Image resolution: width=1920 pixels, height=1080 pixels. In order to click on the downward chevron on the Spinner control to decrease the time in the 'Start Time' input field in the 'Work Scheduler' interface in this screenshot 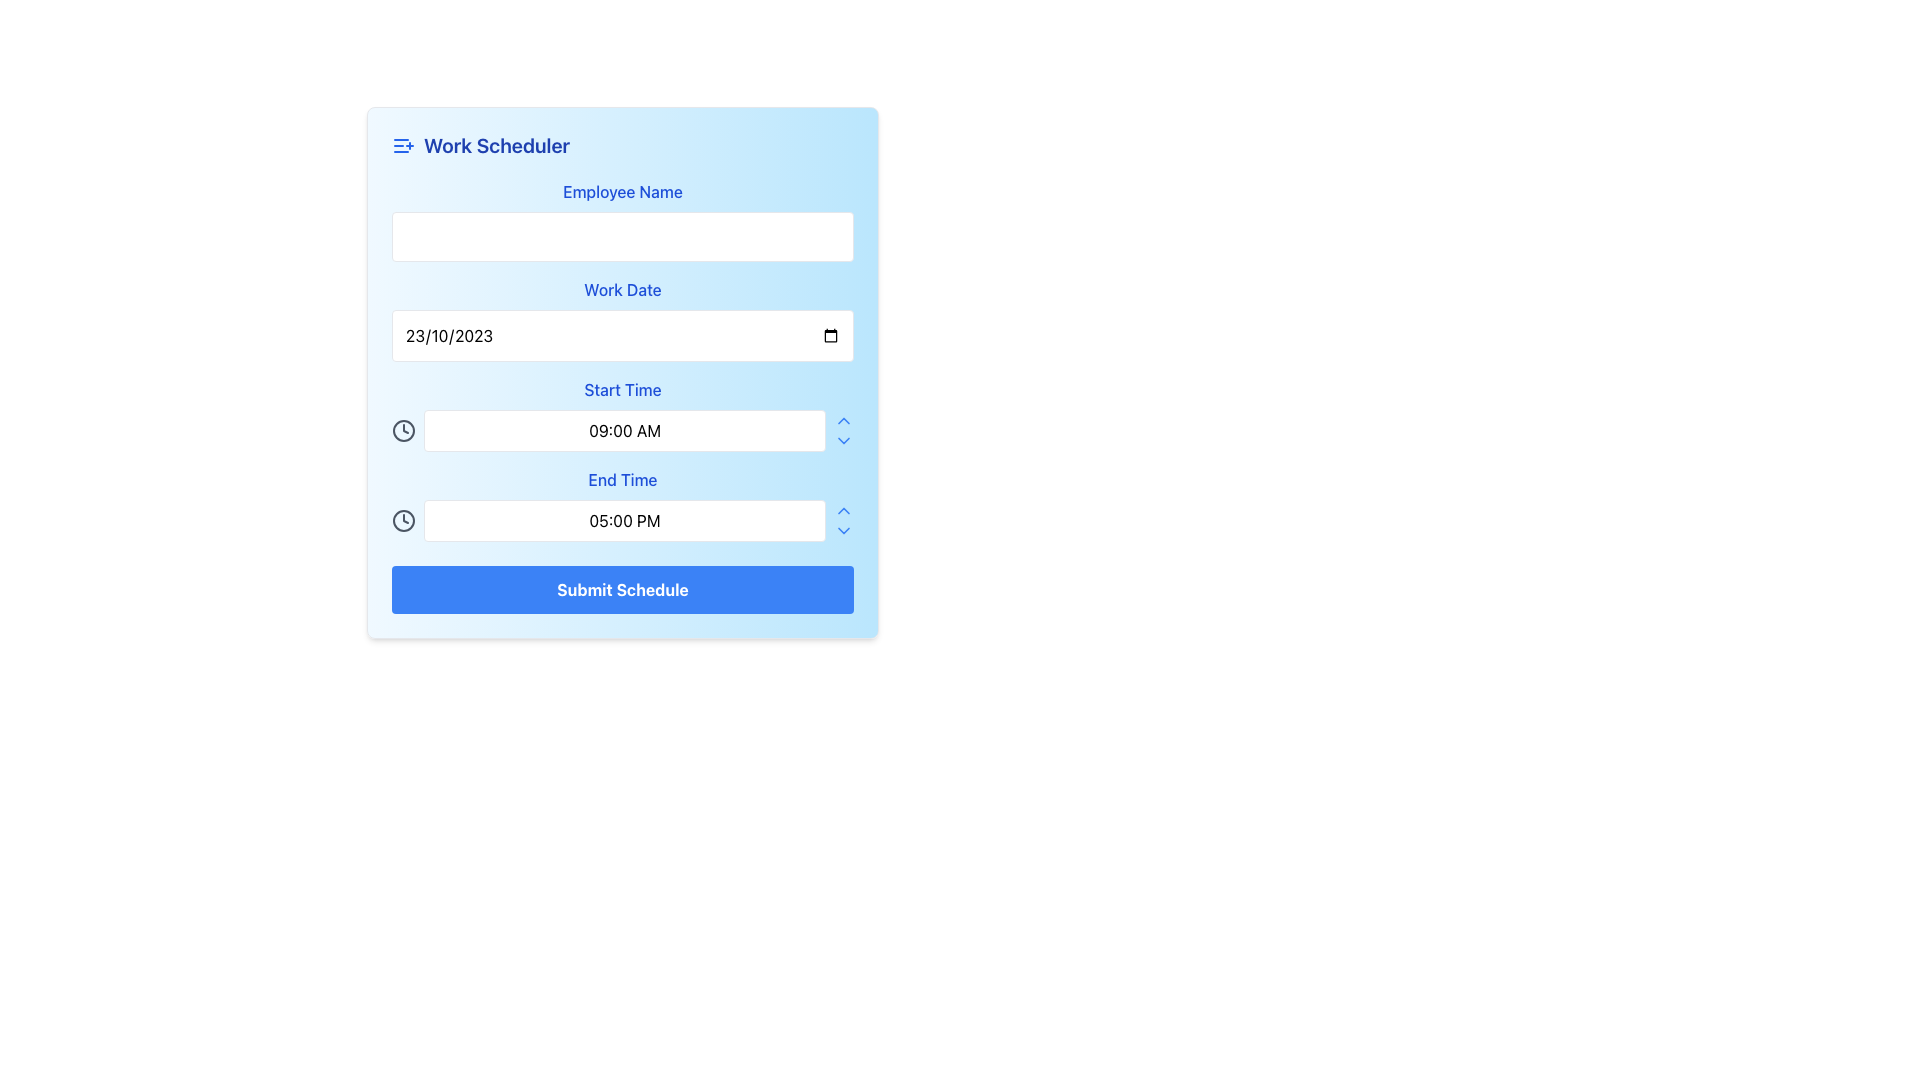, I will do `click(844, 430)`.